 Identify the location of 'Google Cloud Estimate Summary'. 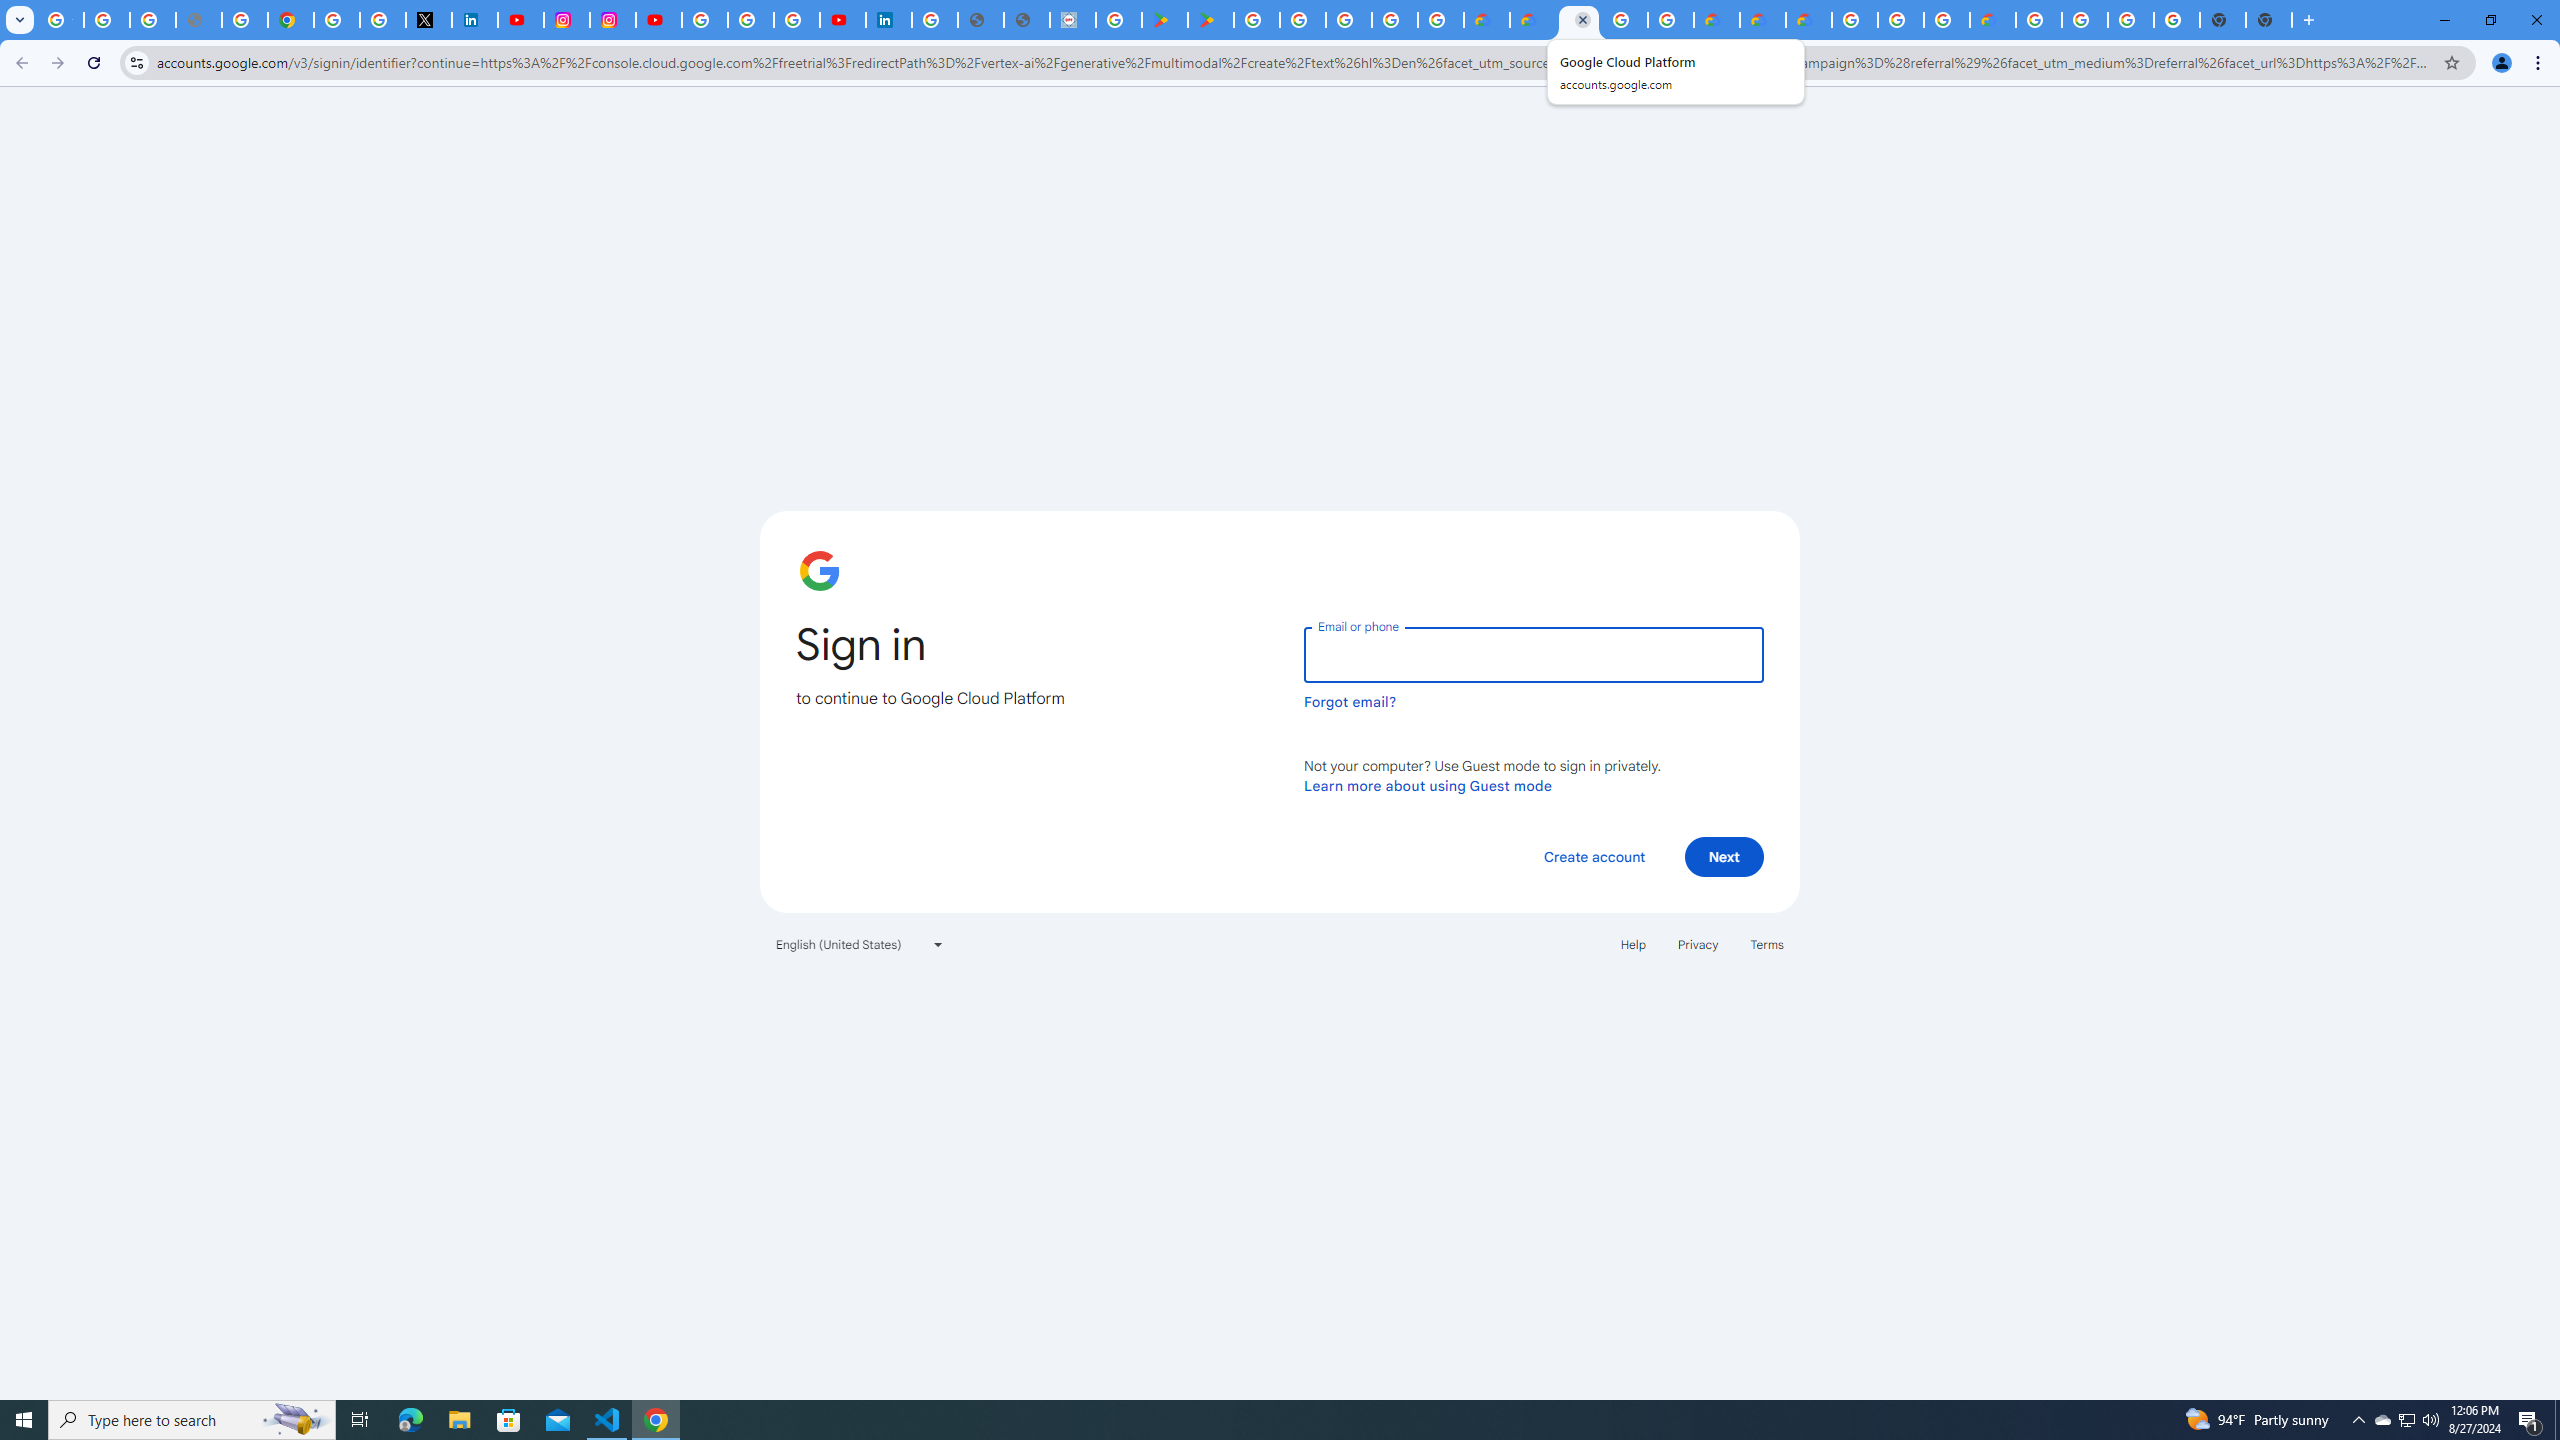
(1807, 19).